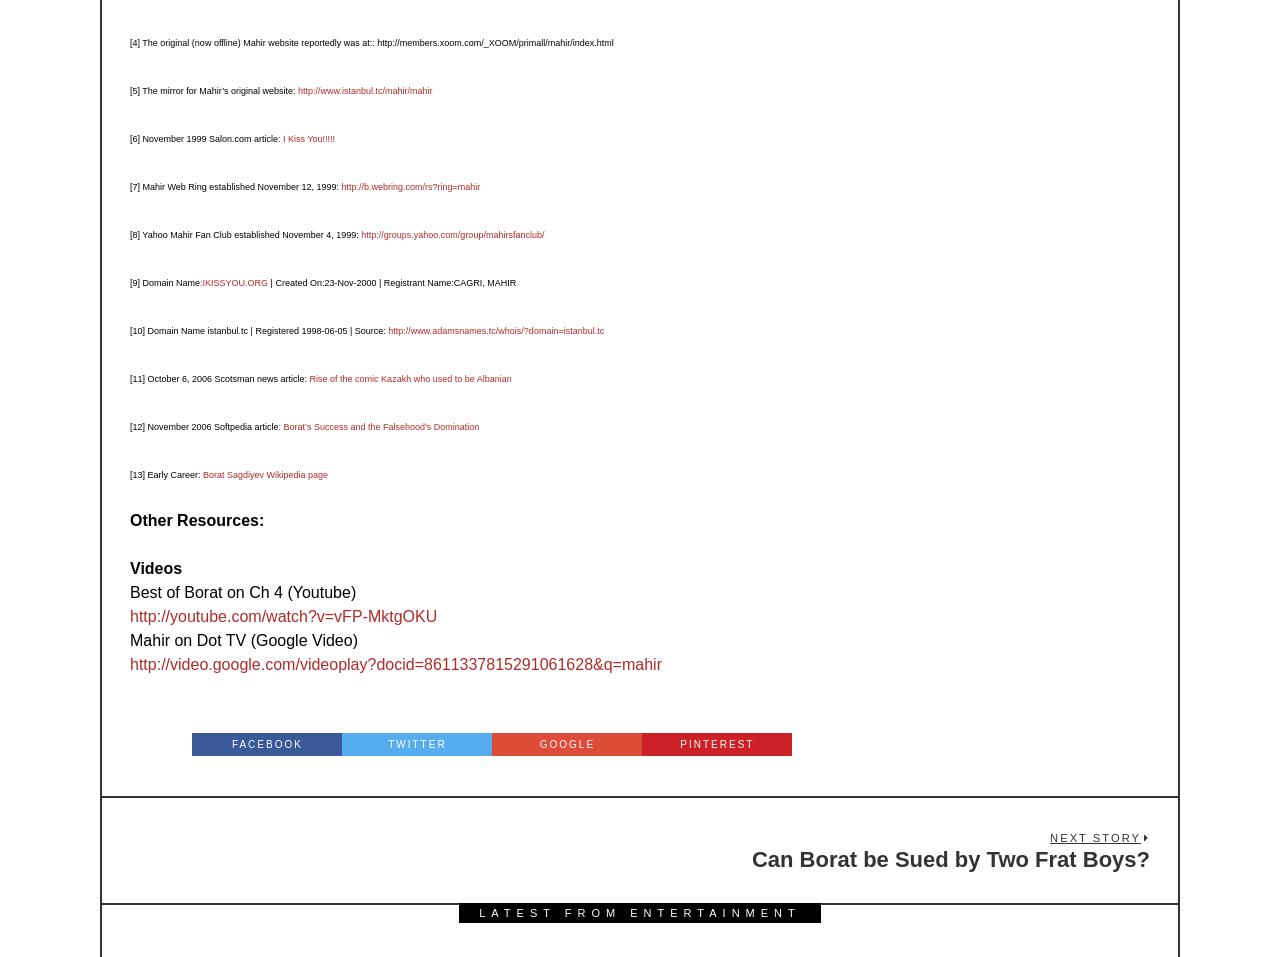 The image size is (1280, 957). What do you see at coordinates (241, 590) in the screenshot?
I see `'Best of Borat on Ch 4 (Youtube)'` at bounding box center [241, 590].